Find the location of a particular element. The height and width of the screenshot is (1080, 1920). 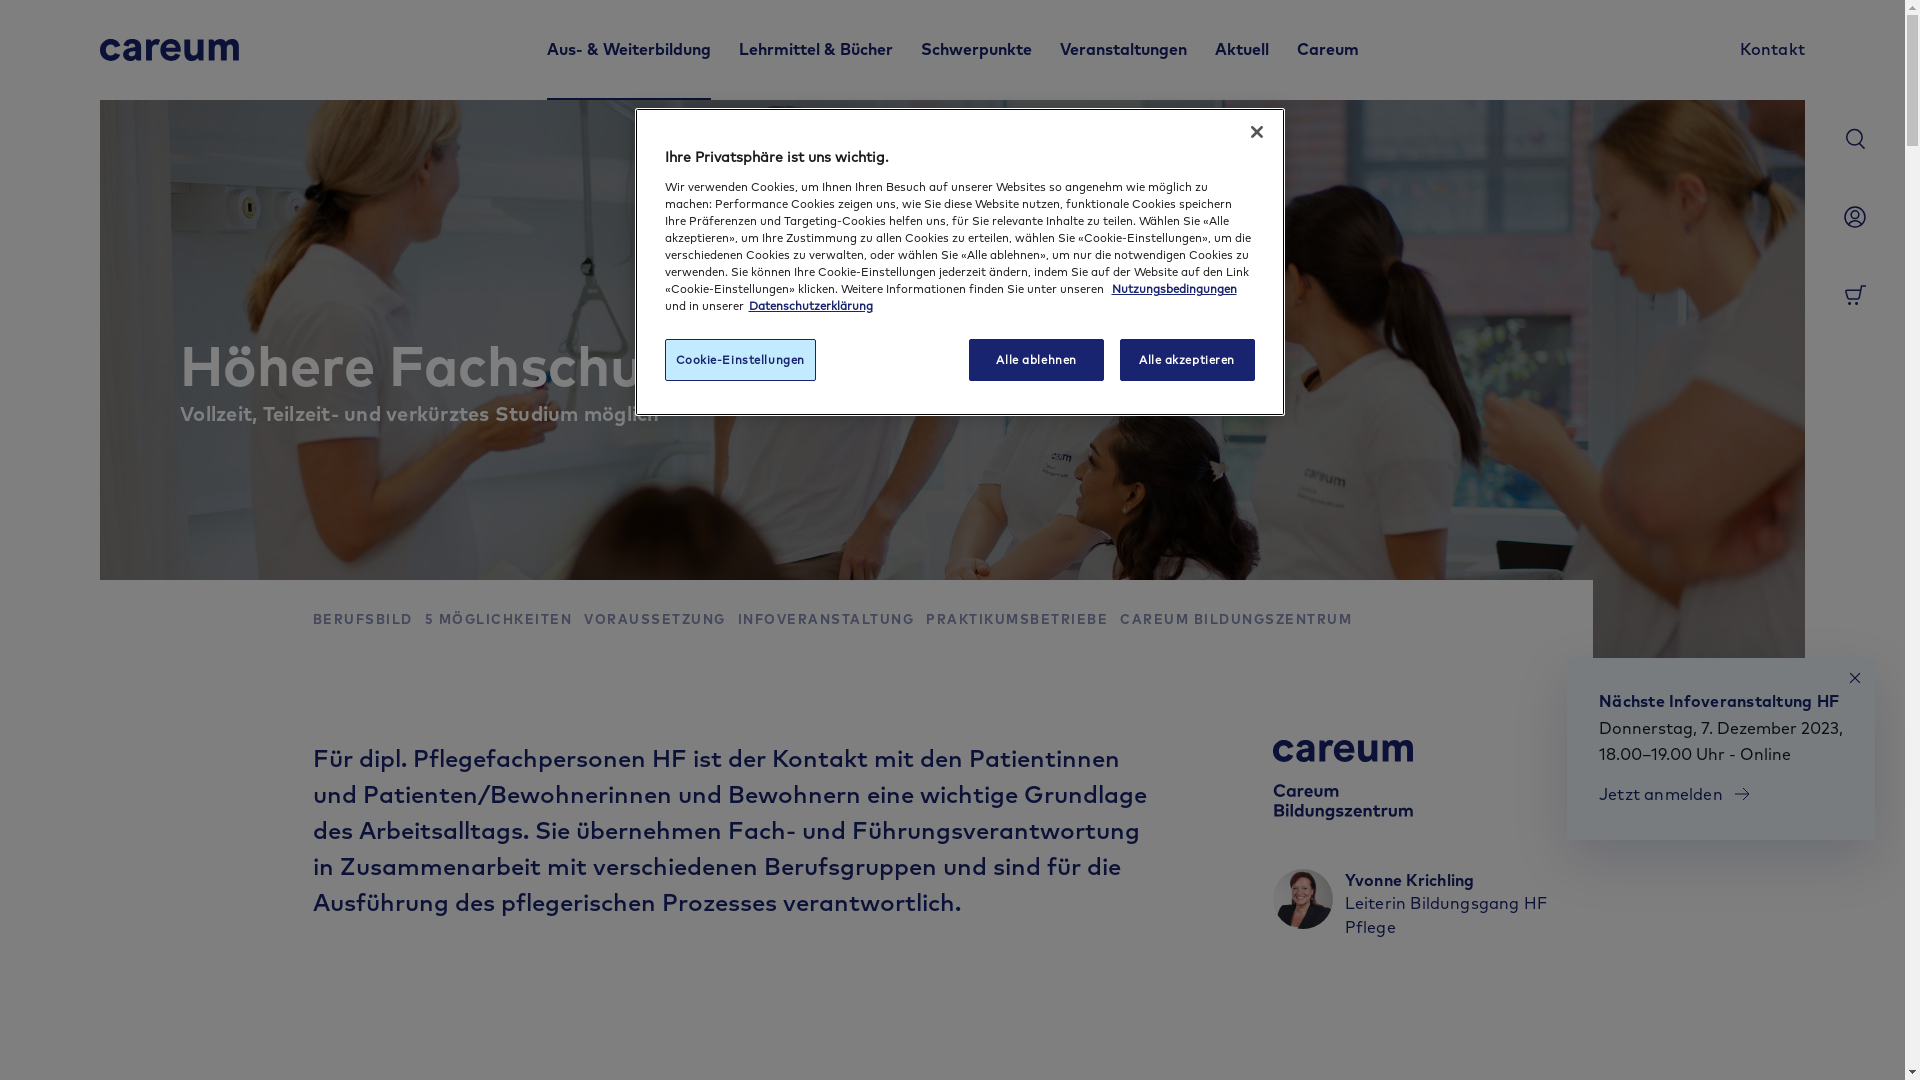

'CAREUM BILDUNGSZENTRUM' is located at coordinates (1118, 619).